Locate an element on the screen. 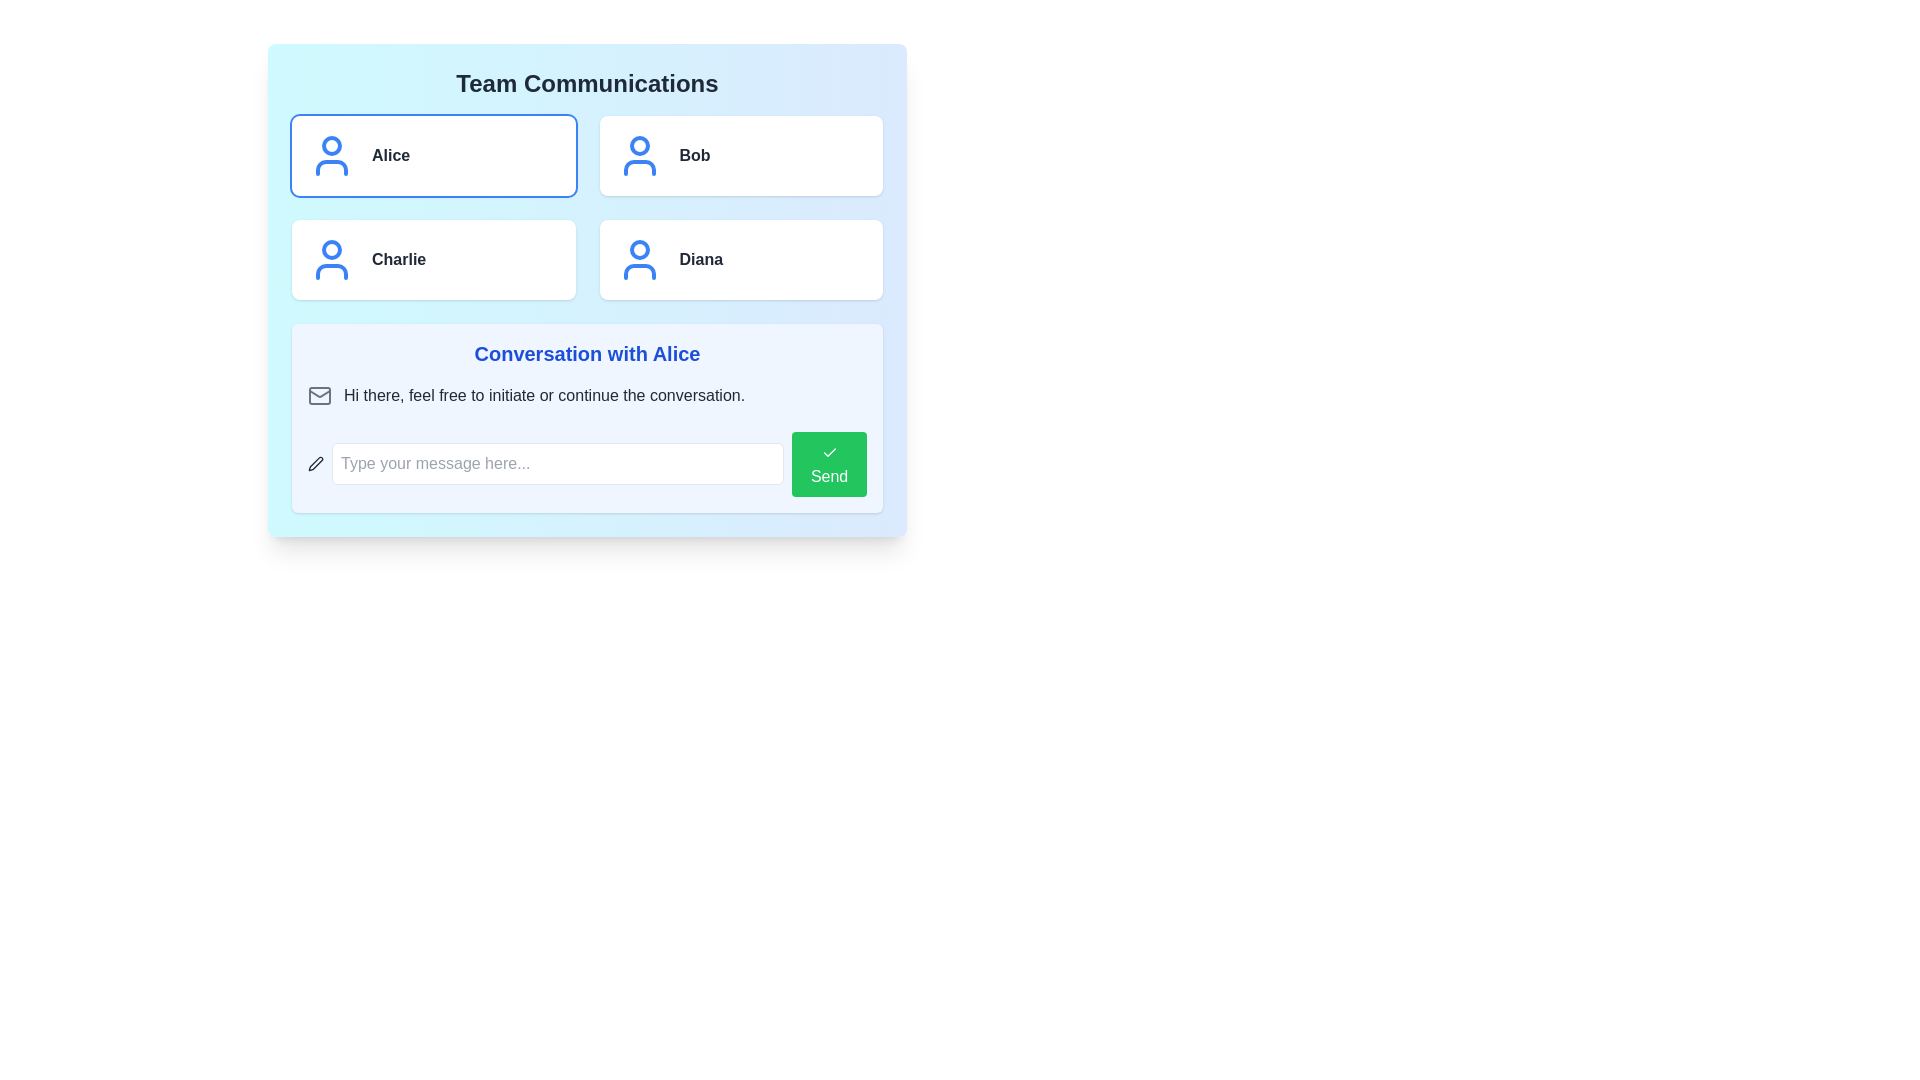 Image resolution: width=1920 pixels, height=1080 pixels. the user avatar icon representing Diana, located in the lower right corner of the user elements grid is located at coordinates (638, 258).